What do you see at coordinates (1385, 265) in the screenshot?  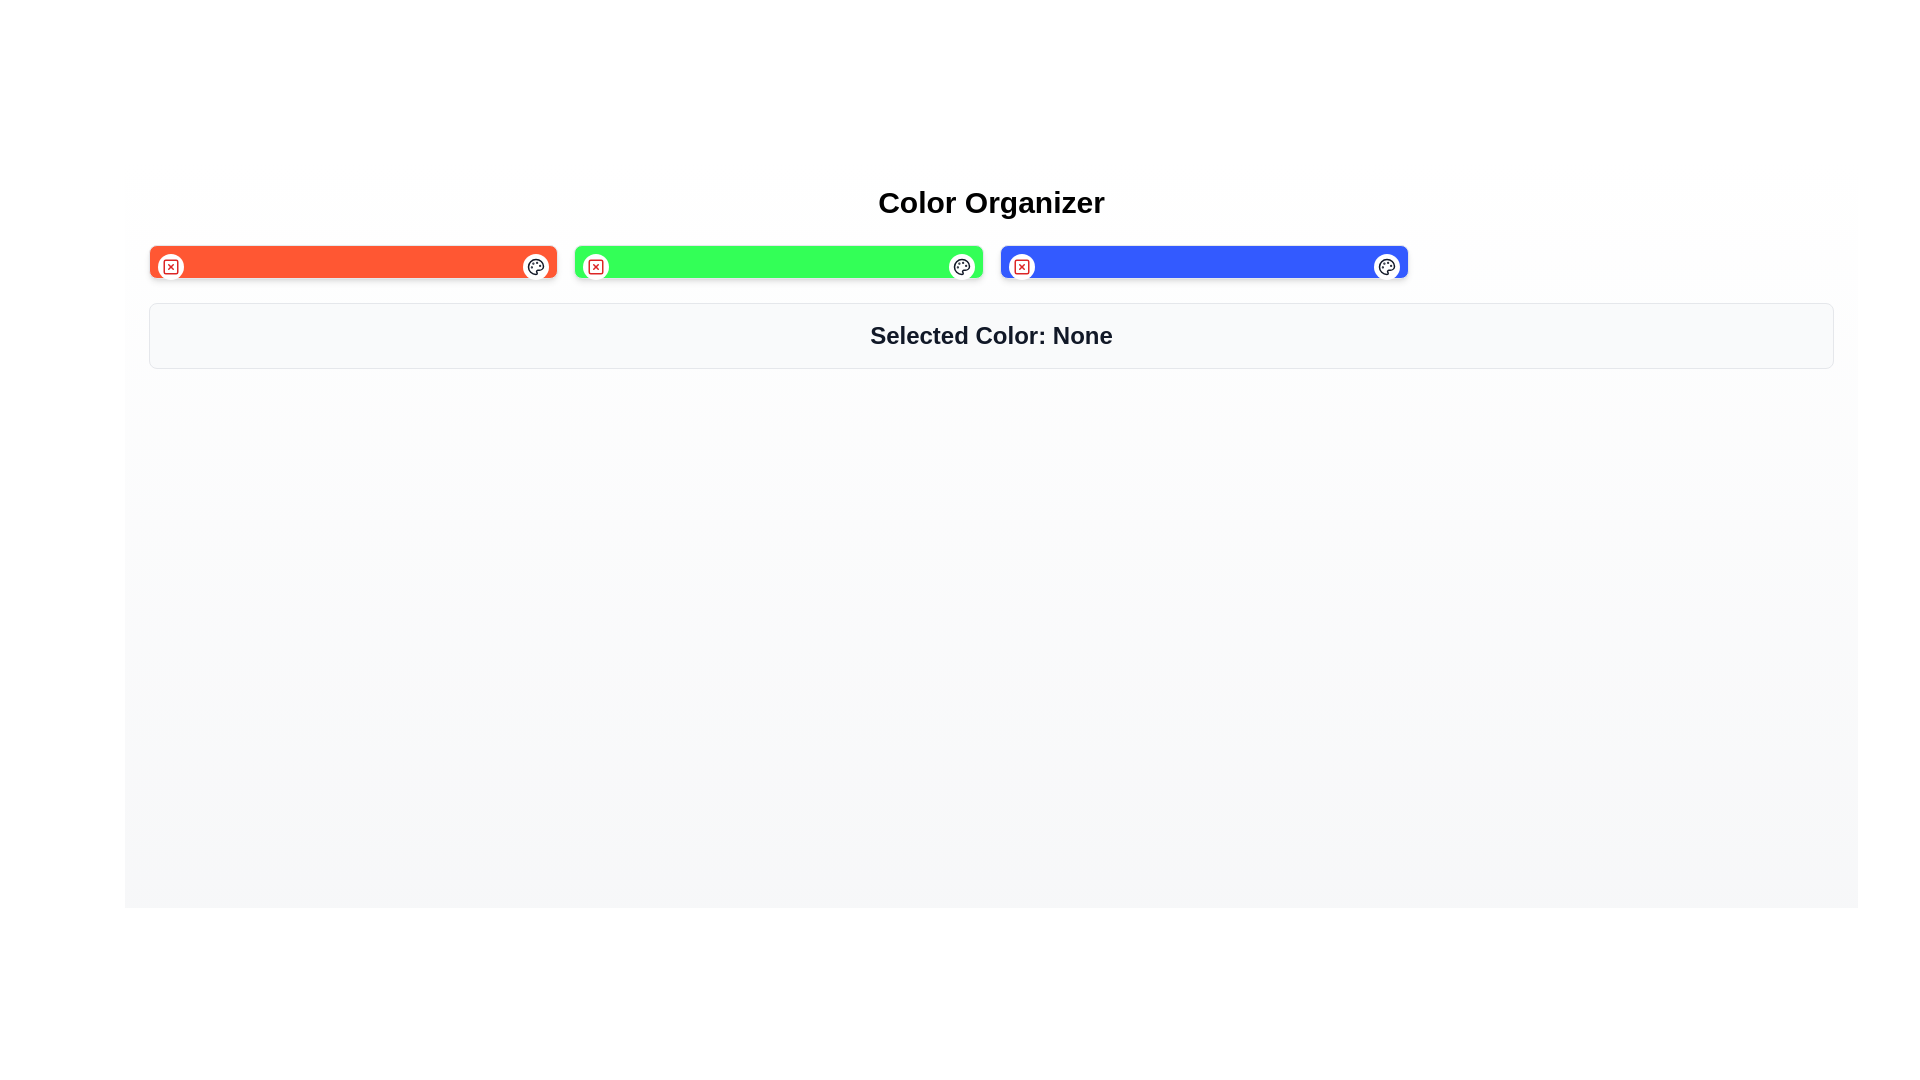 I see `the color palette icon located in the circular button on the right side of the blue rectangular area` at bounding box center [1385, 265].